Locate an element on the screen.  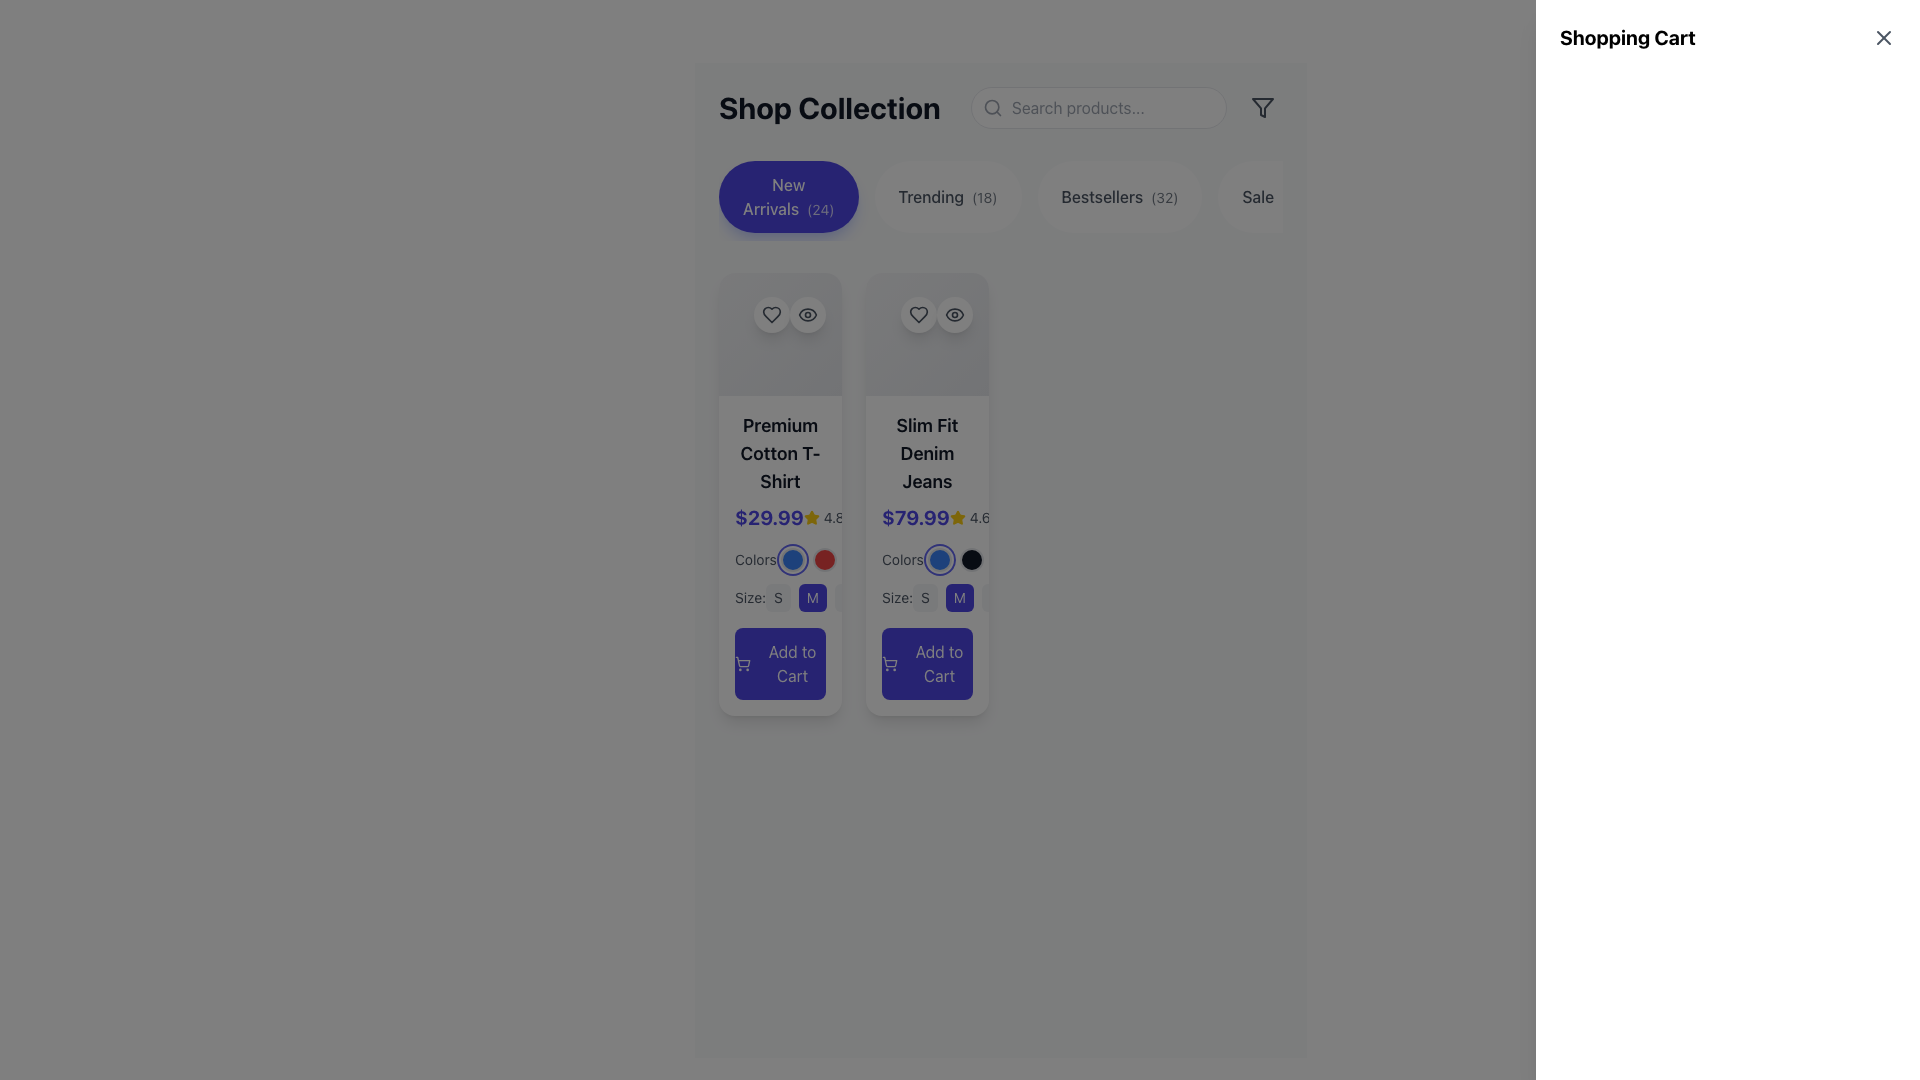
the heart icon in the icon group located at the top-right section of the 'Premium Cotton T-Shirt' card to favorite the item is located at coordinates (789, 311).